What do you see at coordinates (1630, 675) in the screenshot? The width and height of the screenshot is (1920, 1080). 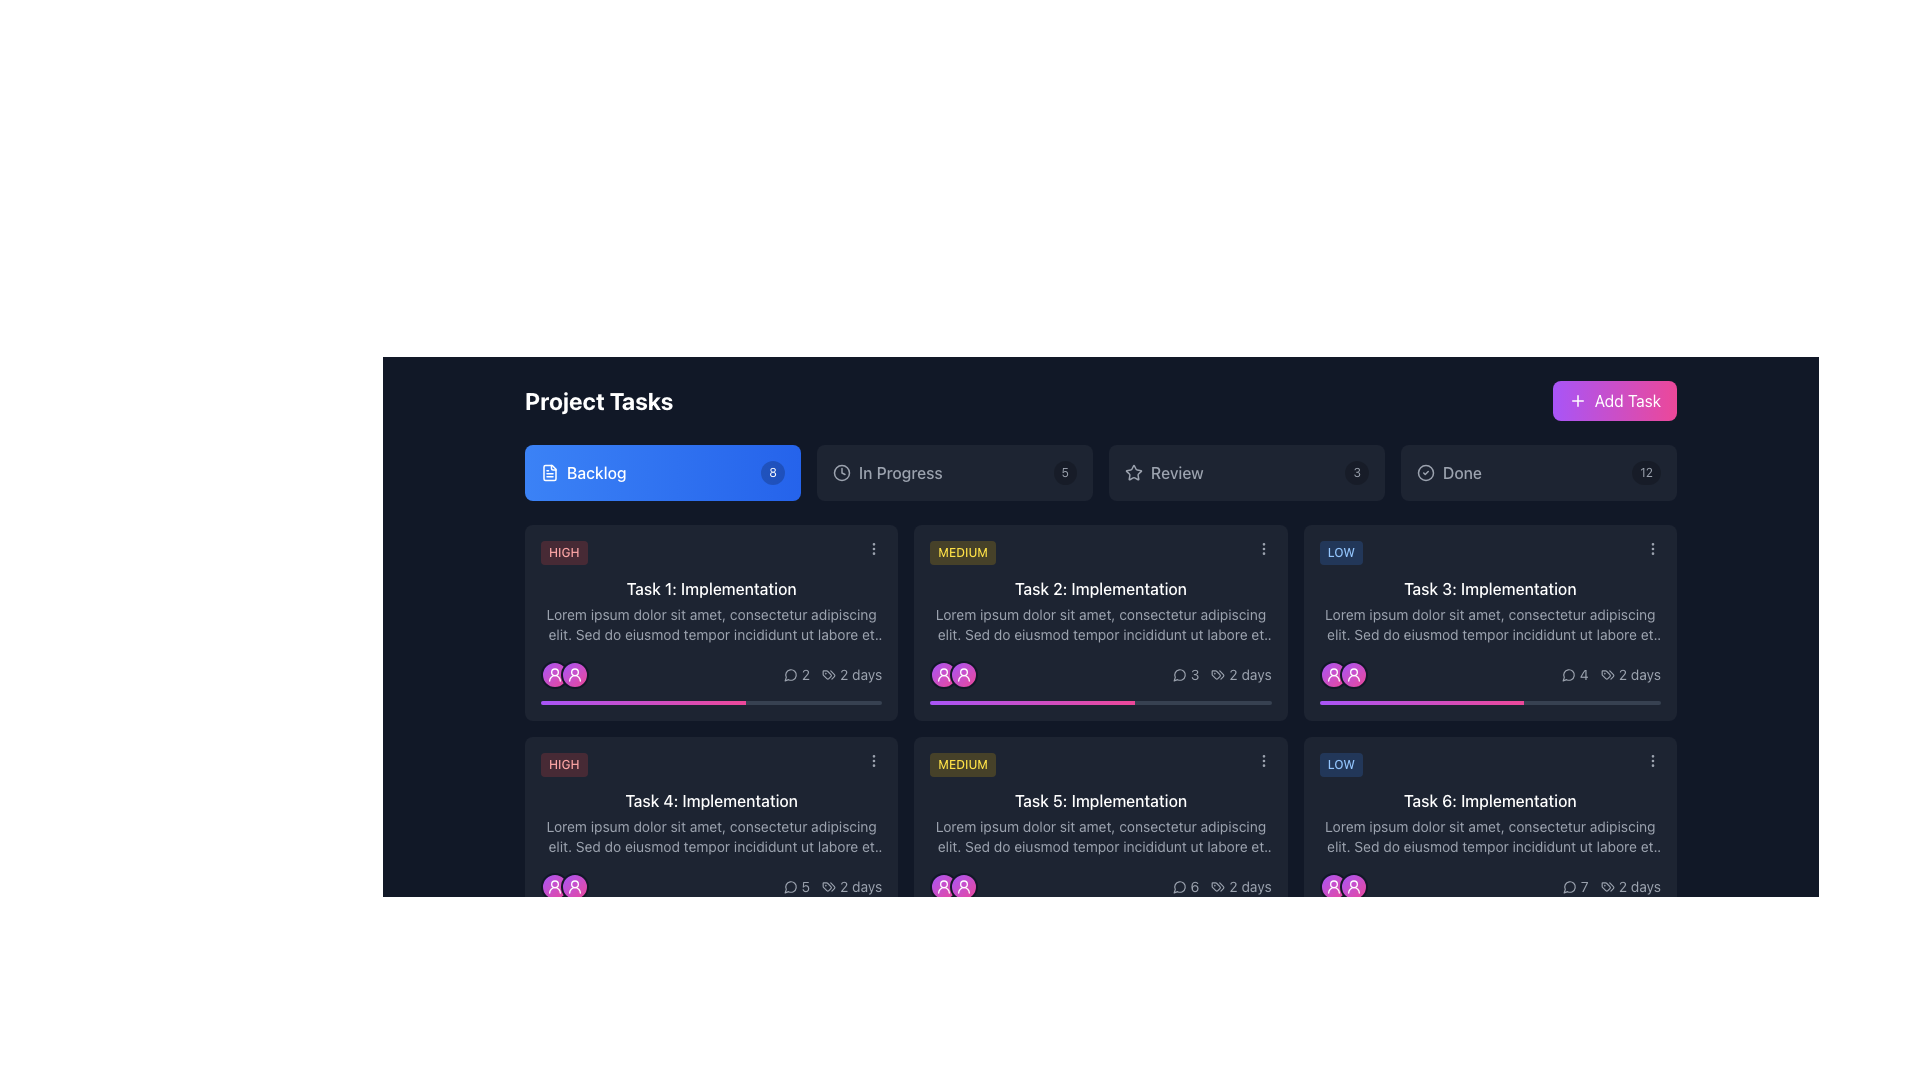 I see `the static text element indicating the time duration associated with 'Task 3: Implementation' located in the bottom right corner of the card, adjacent to the comment count icon` at bounding box center [1630, 675].